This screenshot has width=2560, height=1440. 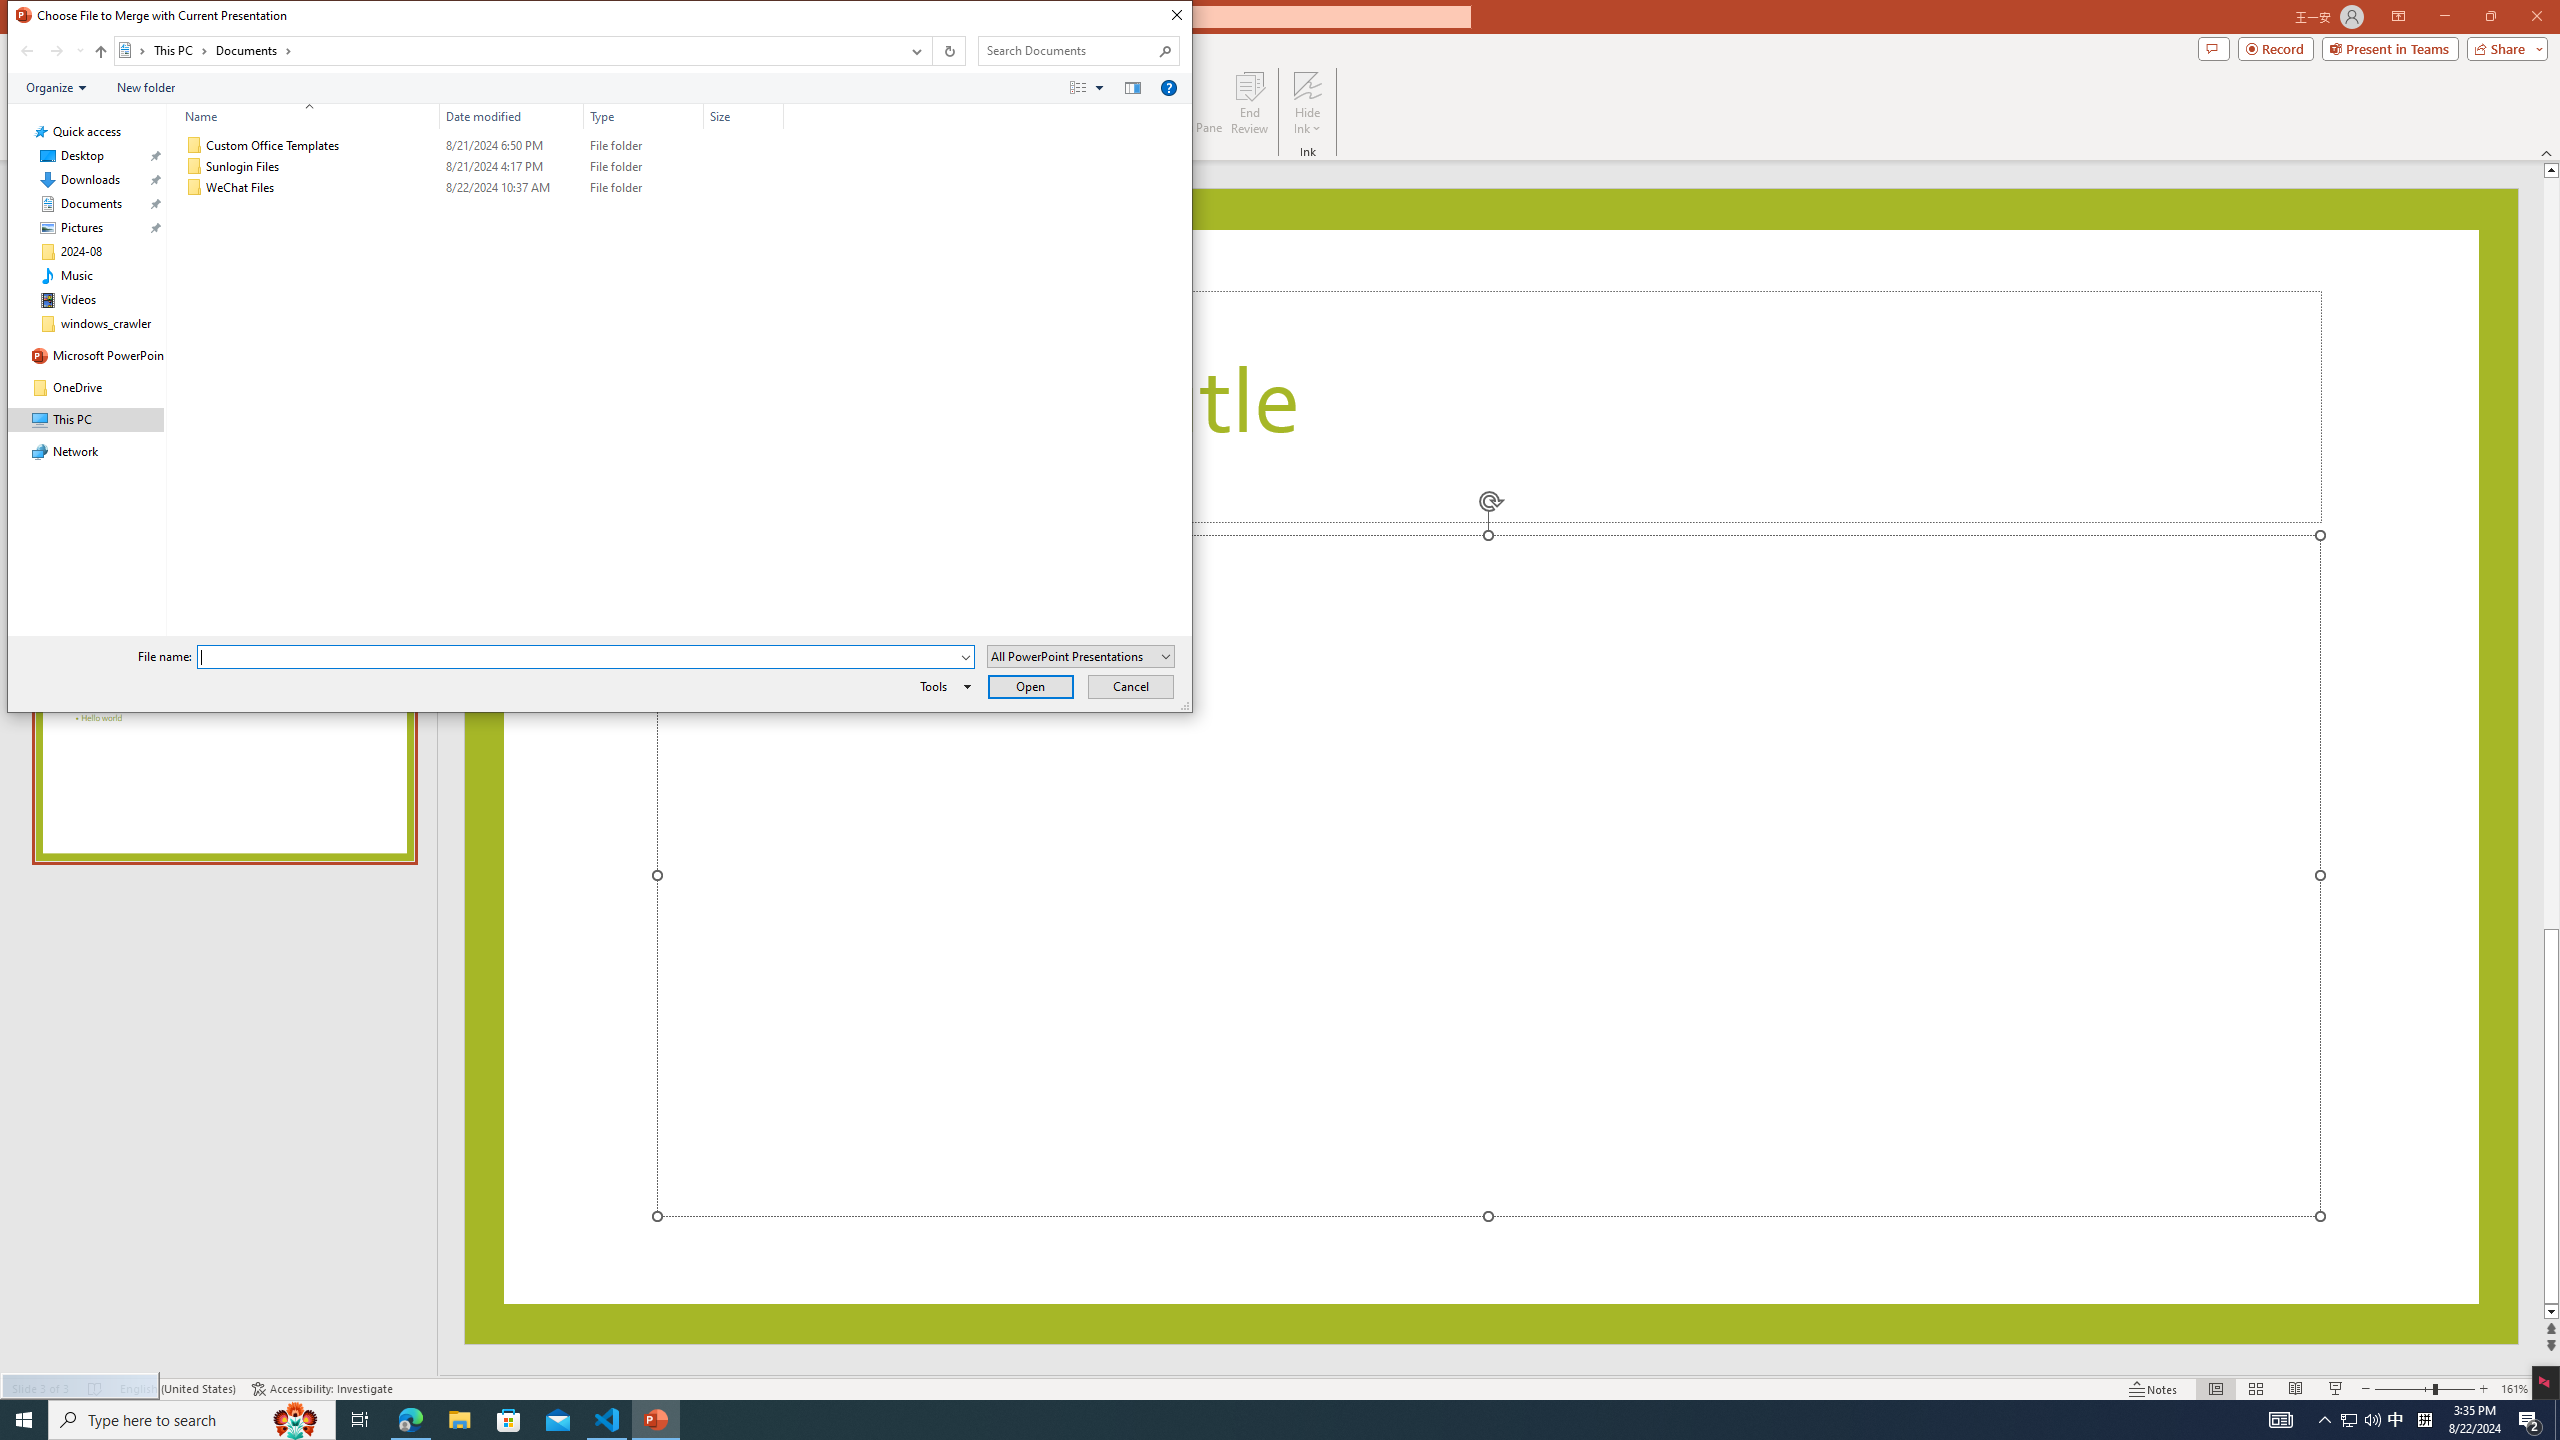 I want to click on 'Search Box', so click(x=1068, y=49).